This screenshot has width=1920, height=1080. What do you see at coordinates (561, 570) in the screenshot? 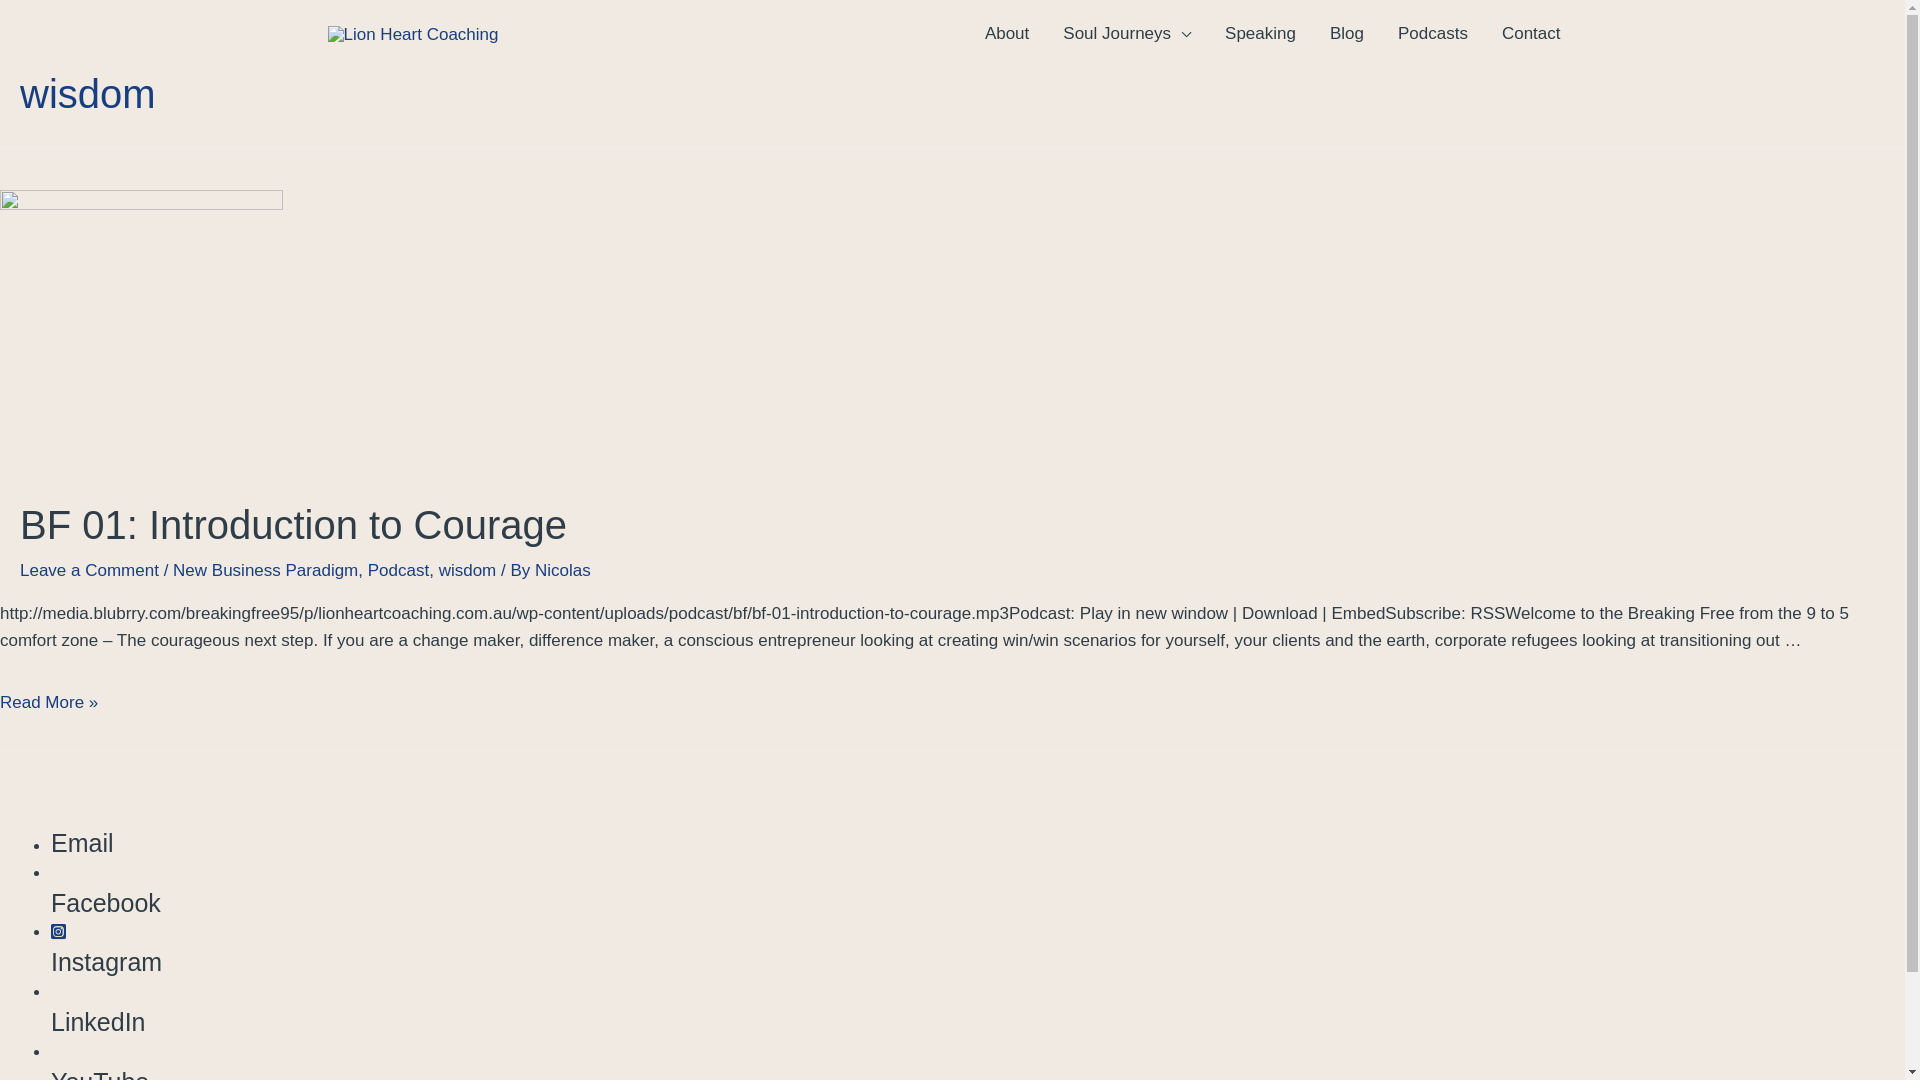
I see `'Nicolas'` at bounding box center [561, 570].